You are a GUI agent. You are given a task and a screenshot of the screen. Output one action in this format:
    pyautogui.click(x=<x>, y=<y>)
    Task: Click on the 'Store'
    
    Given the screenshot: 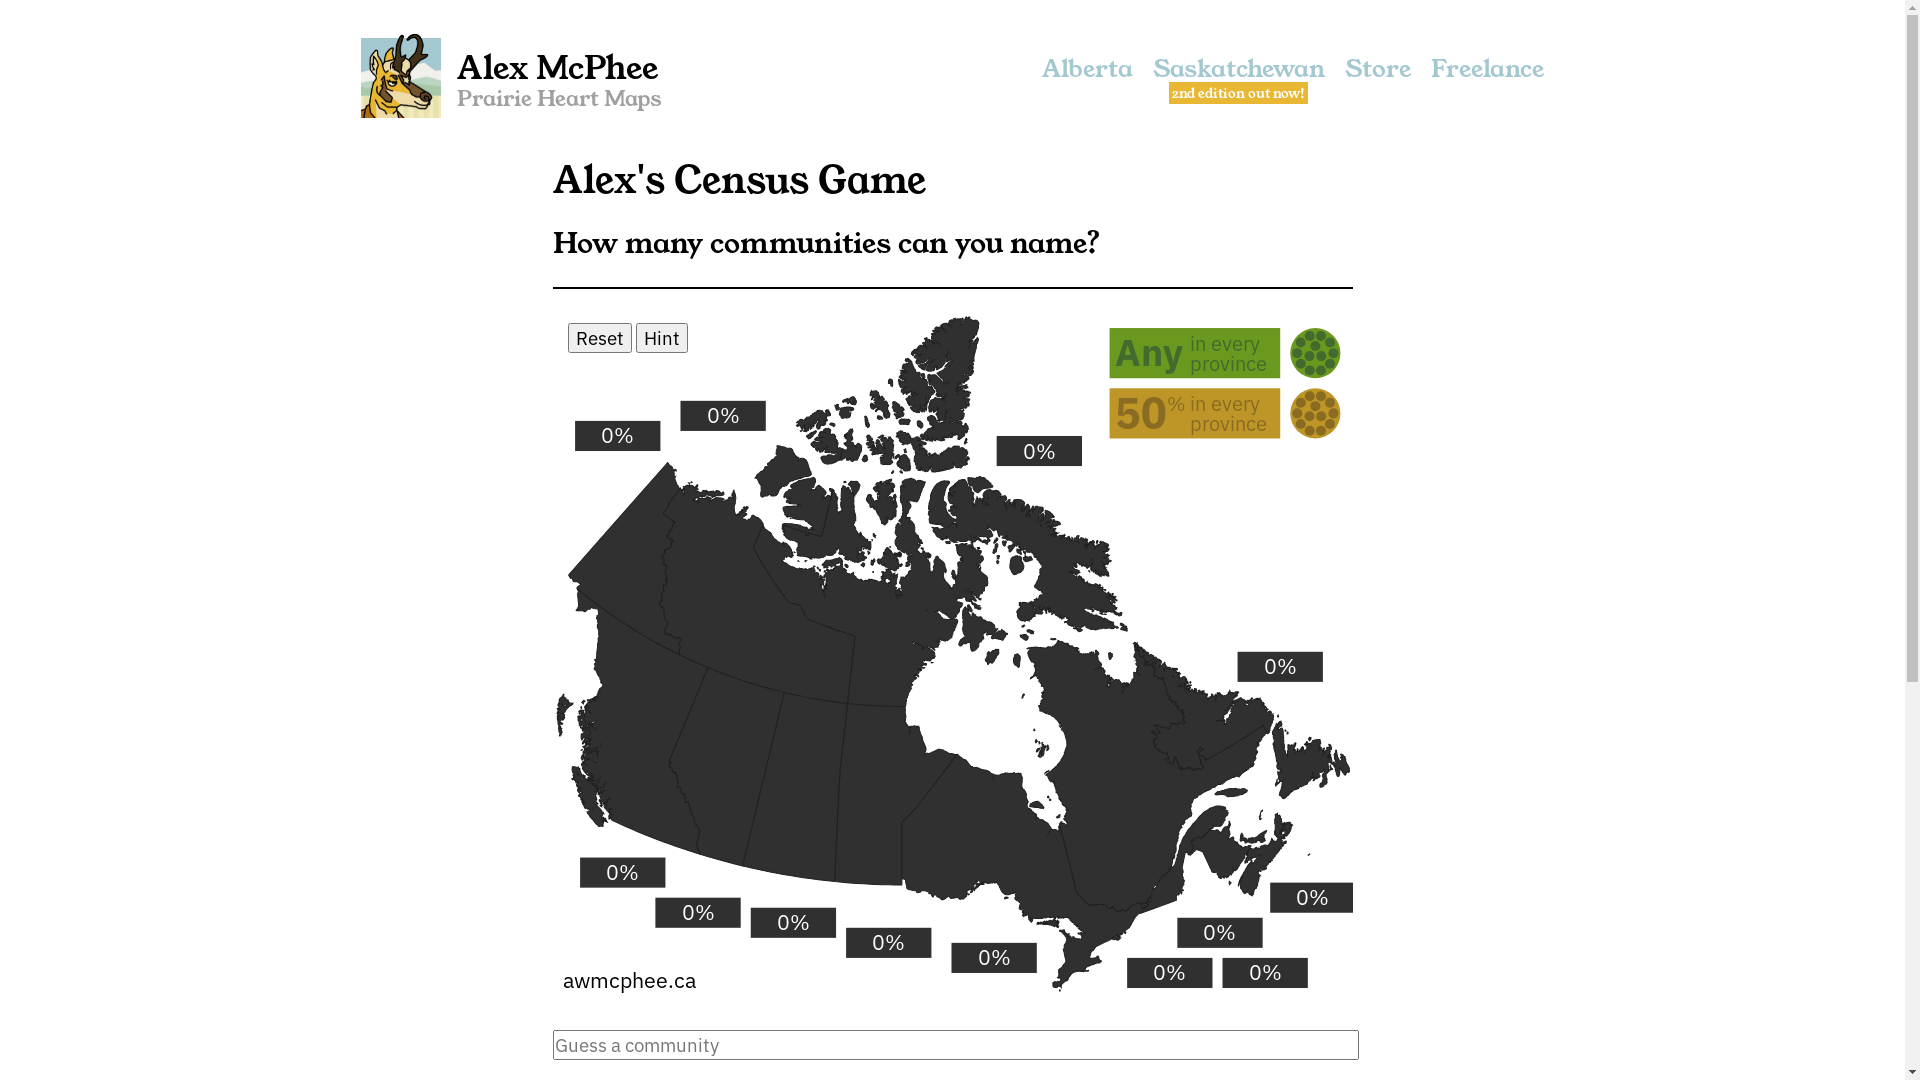 What is the action you would take?
    pyautogui.click(x=1376, y=76)
    